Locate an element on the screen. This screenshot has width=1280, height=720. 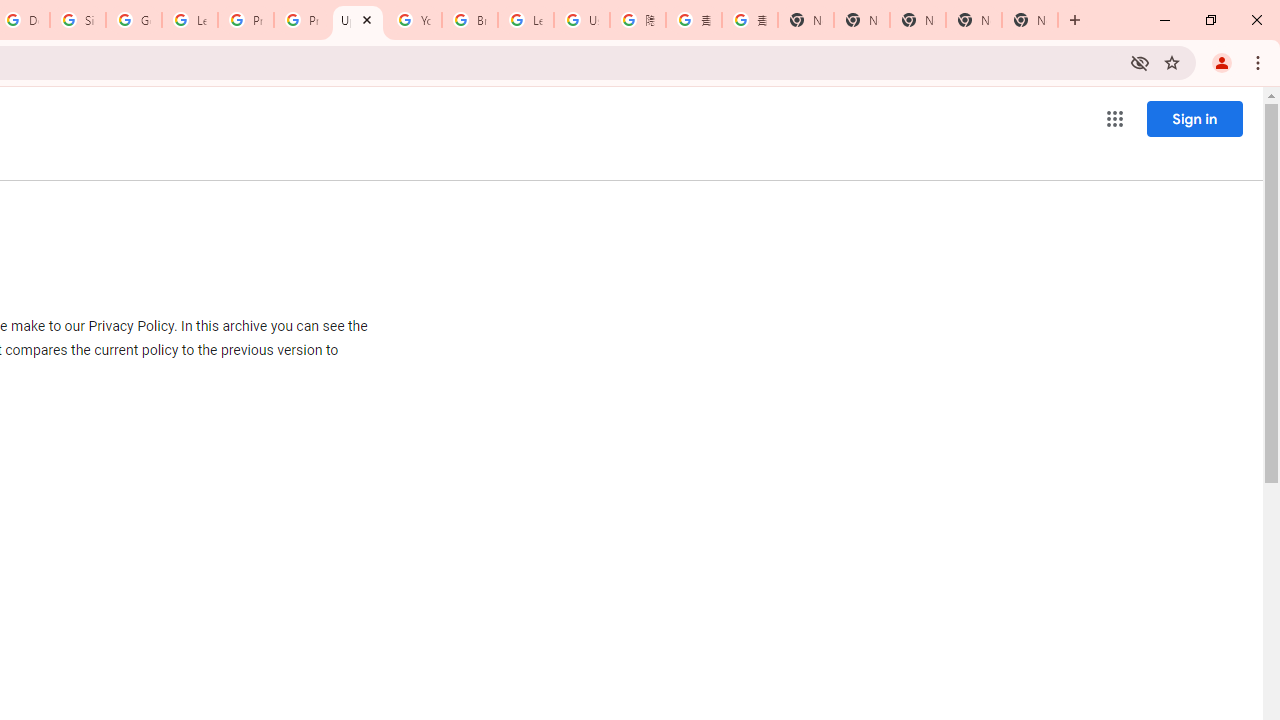
'Sign in - Google Accounts' is located at coordinates (78, 20).